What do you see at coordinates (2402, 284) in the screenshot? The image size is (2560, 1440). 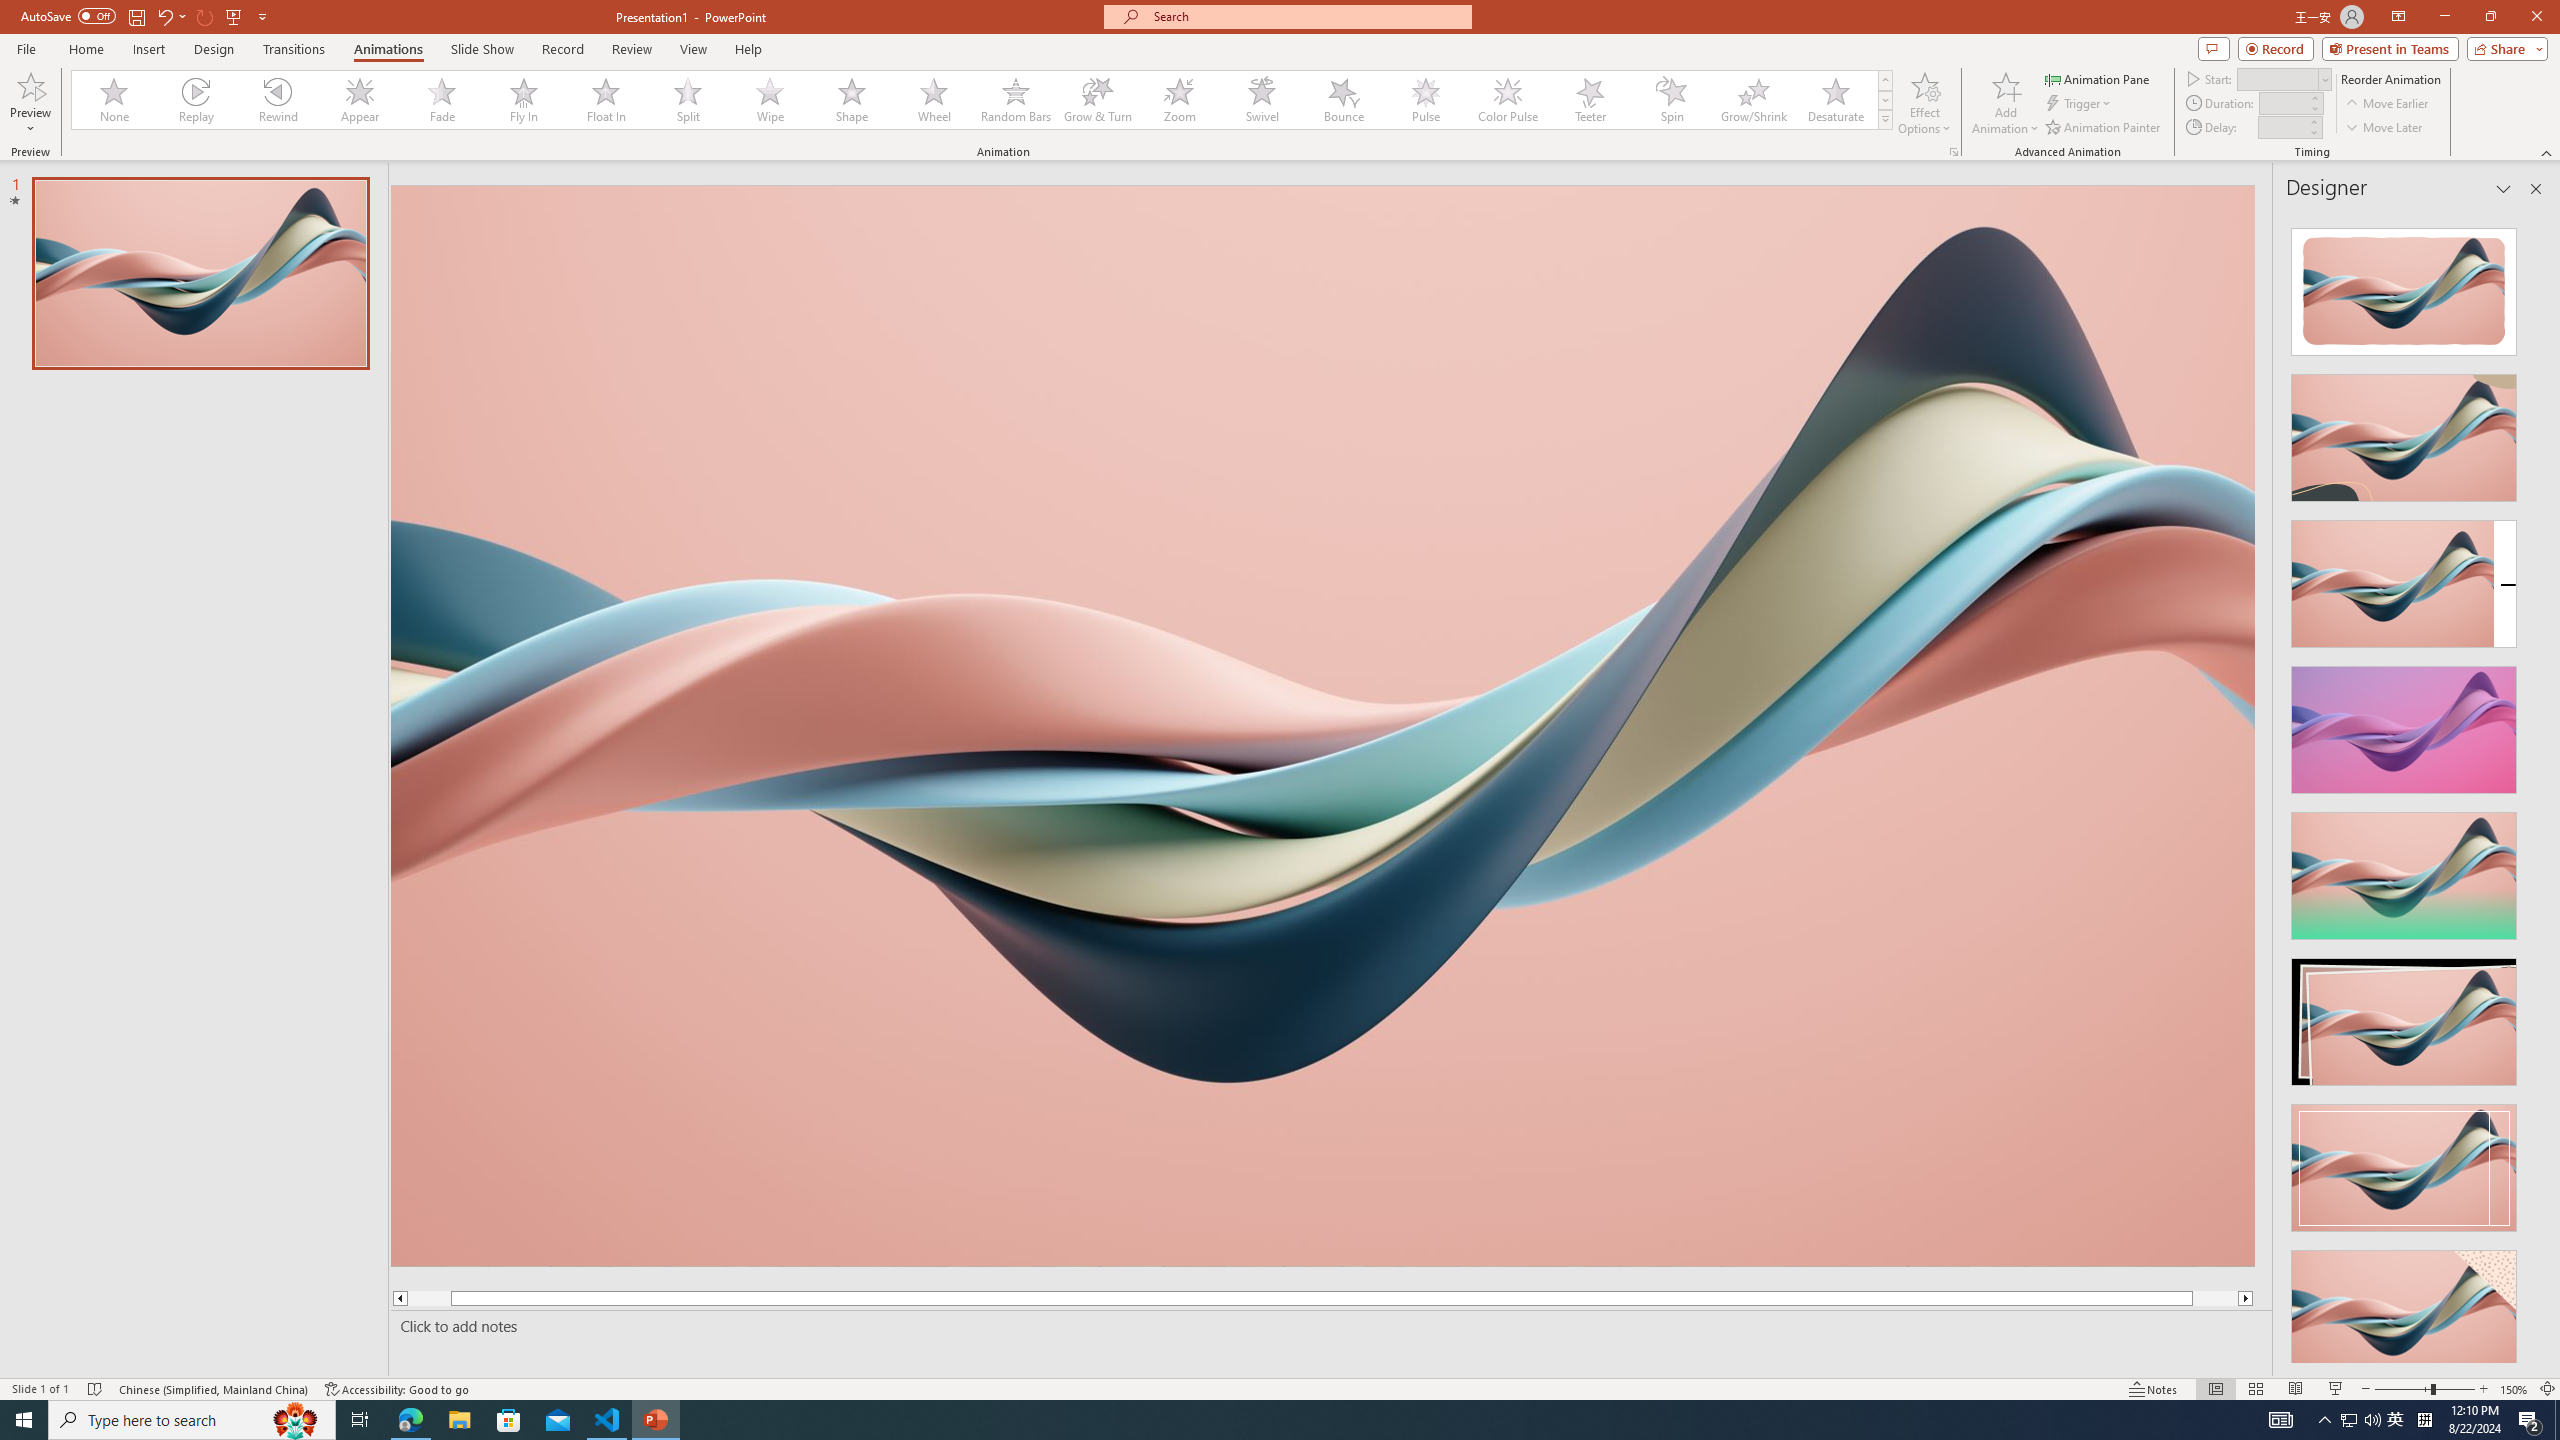 I see `'Recommended Design: Design Idea'` at bounding box center [2402, 284].